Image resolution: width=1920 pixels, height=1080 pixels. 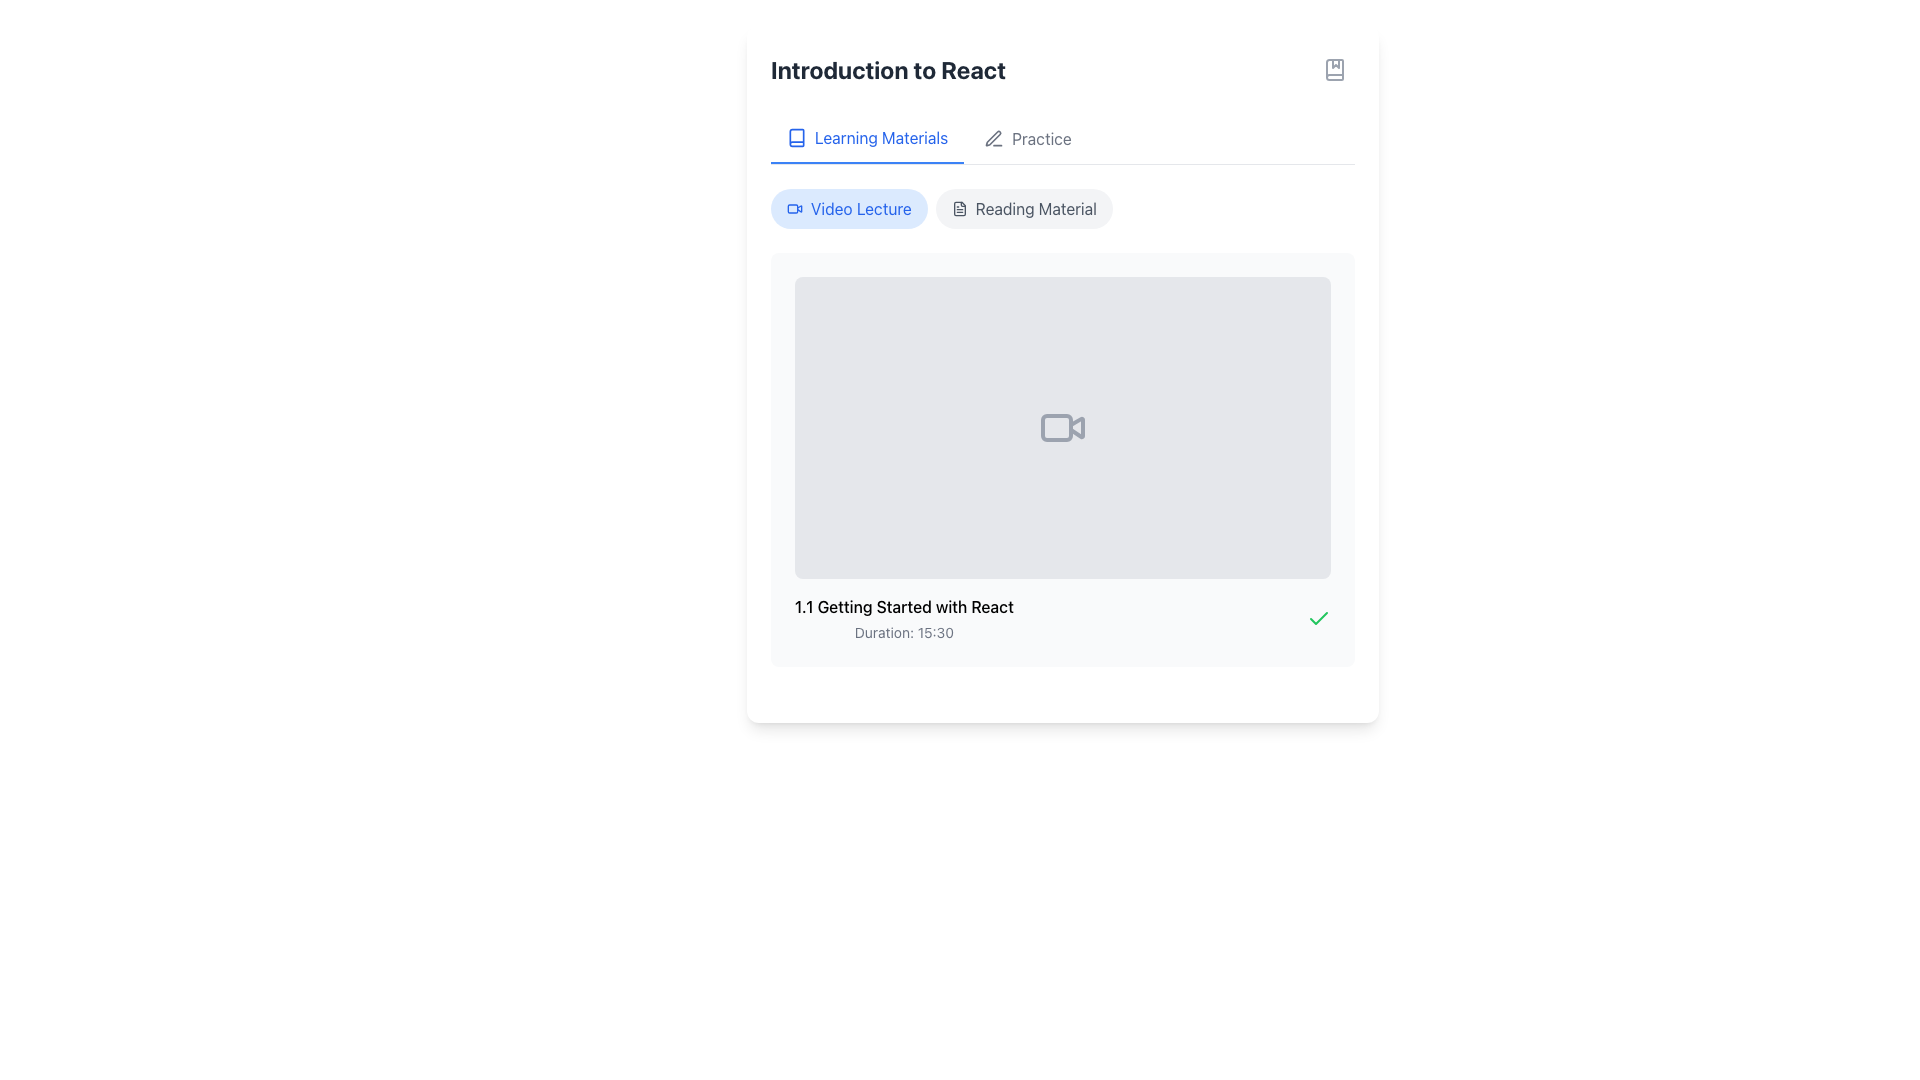 I want to click on the SVG-based video camera icon that serves as a visual cue for video content, located at the center of a gray rectangle within a larger card element, so click(x=1061, y=426).